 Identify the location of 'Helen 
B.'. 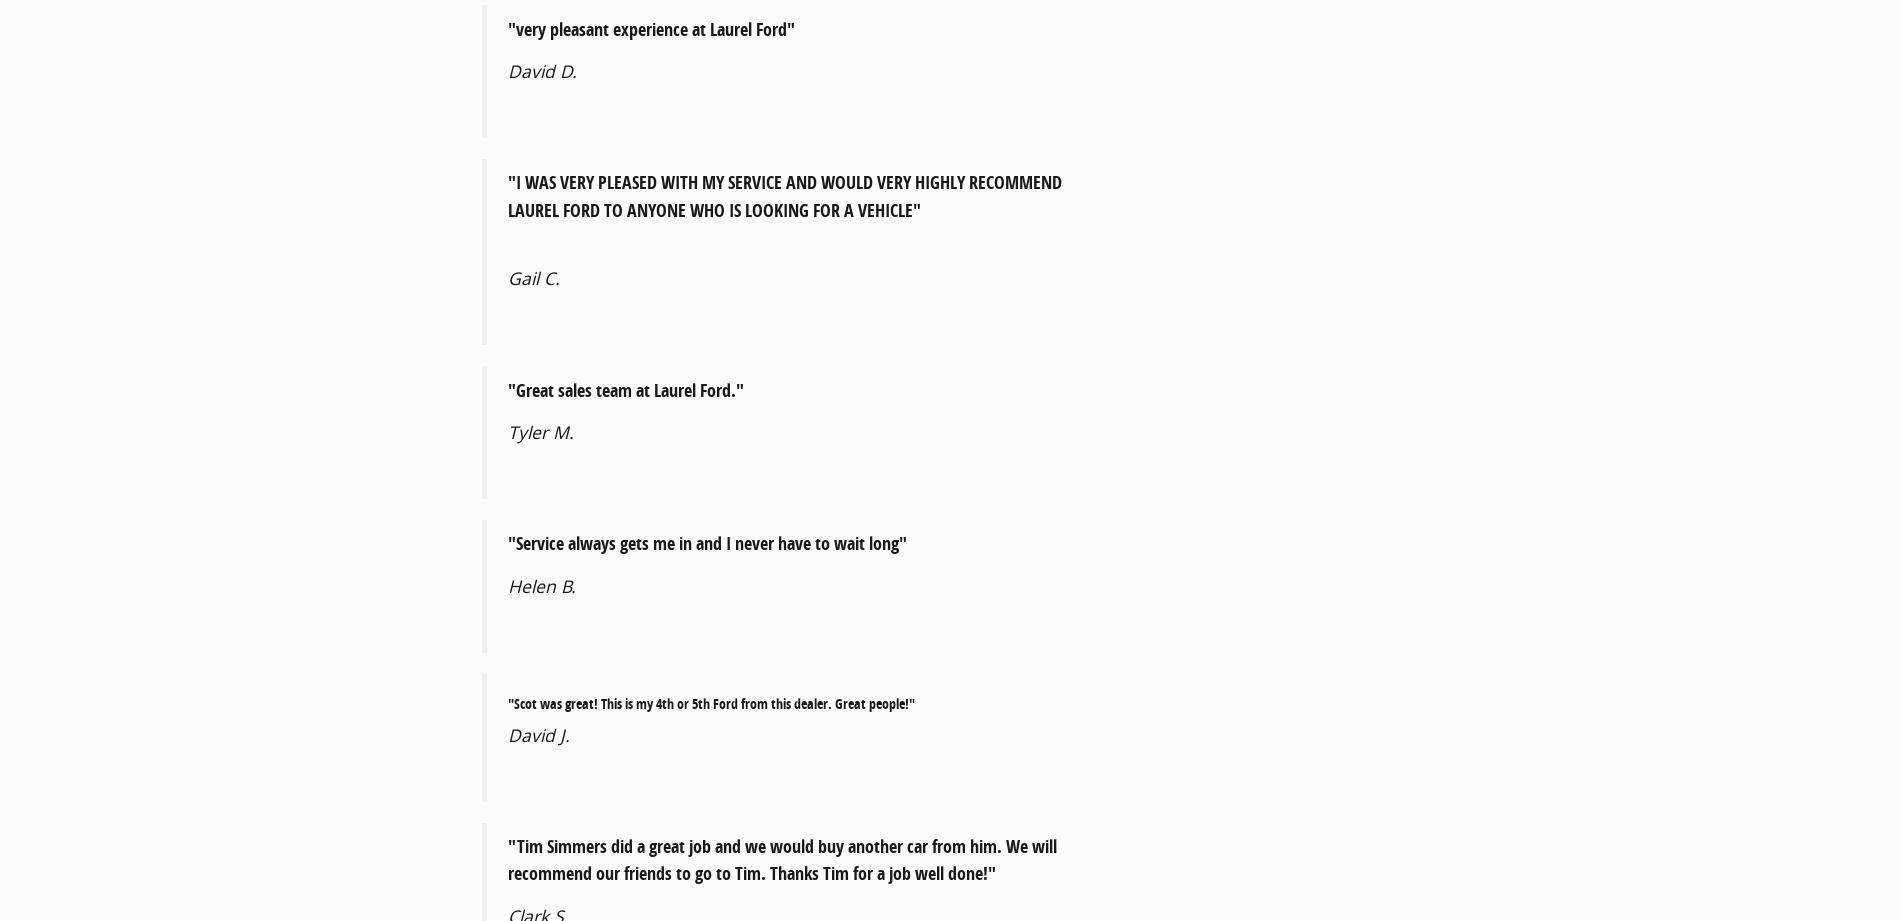
(542, 584).